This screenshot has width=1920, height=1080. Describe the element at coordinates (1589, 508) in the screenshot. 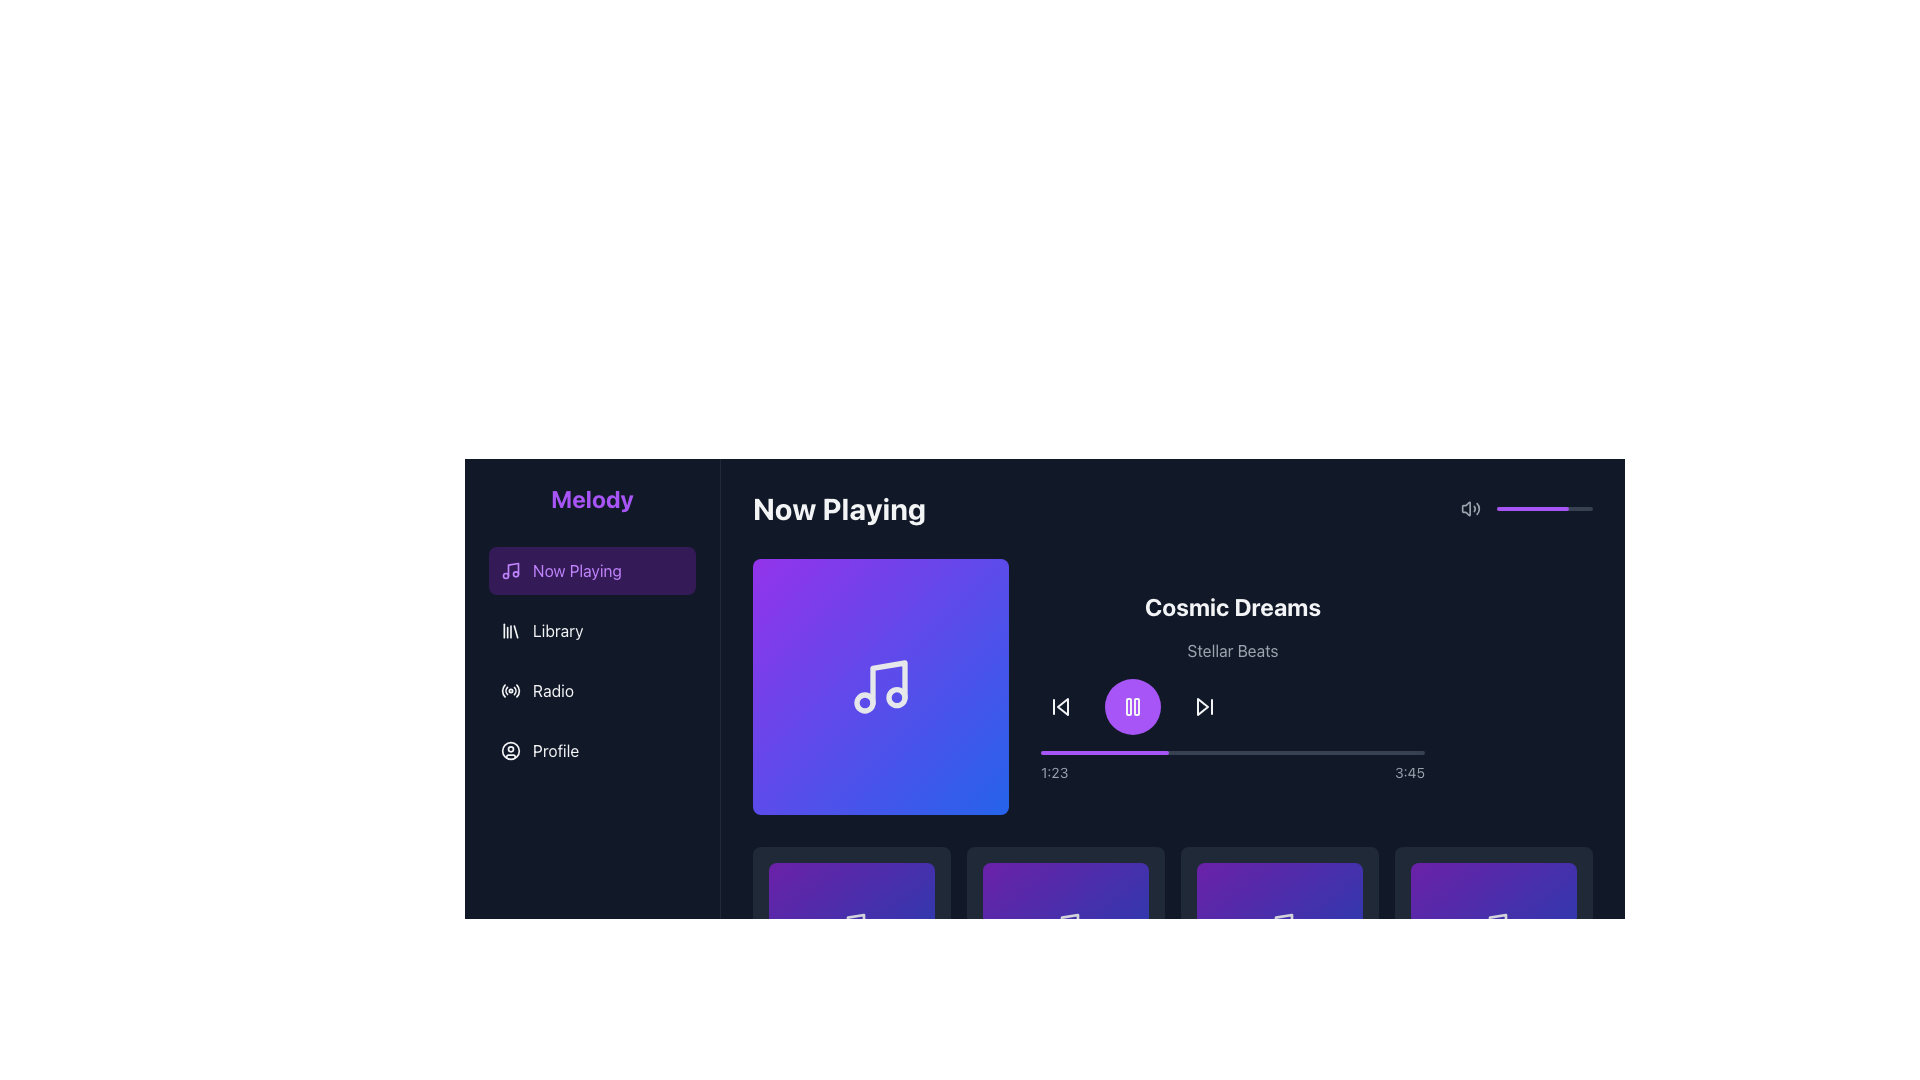

I see `the slider` at that location.